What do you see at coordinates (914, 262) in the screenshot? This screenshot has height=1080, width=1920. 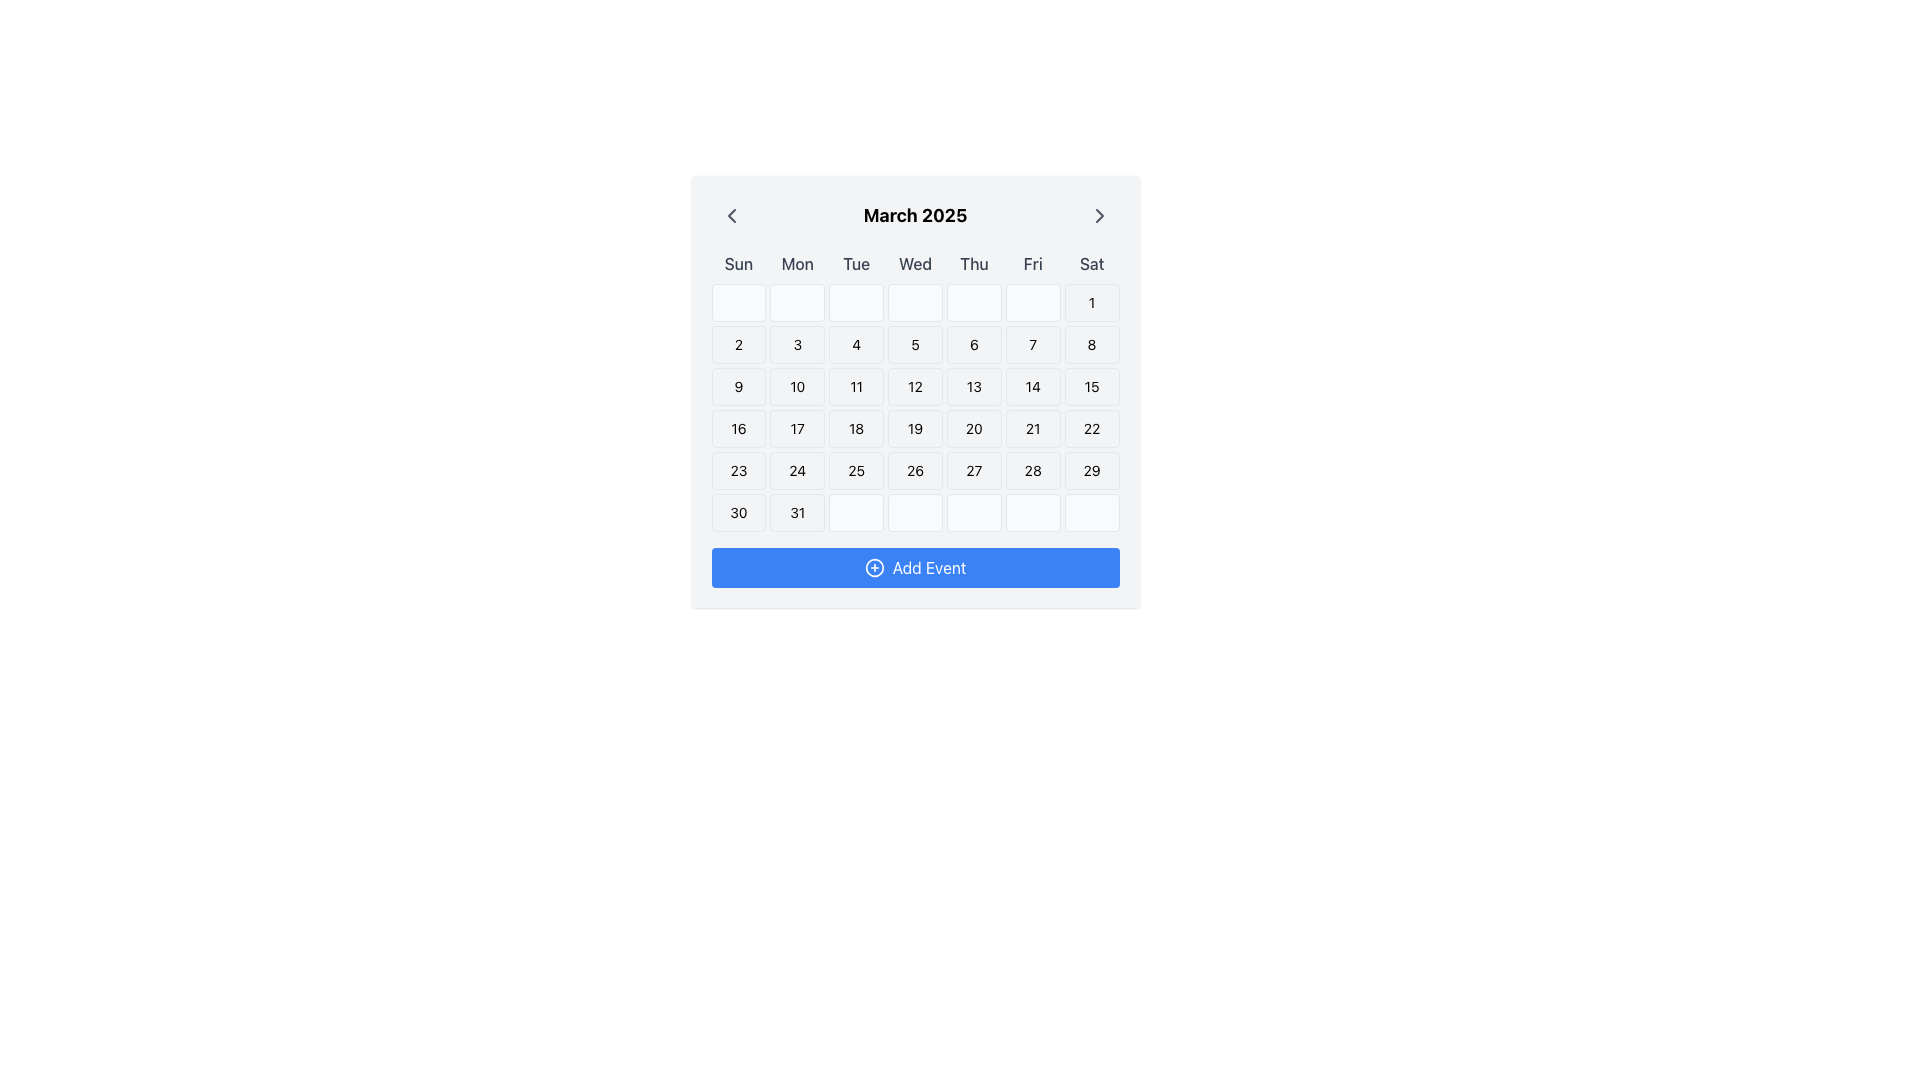 I see `static text label row that displays the days of the week in the calendar, located below the 'March 2025' header` at bounding box center [914, 262].